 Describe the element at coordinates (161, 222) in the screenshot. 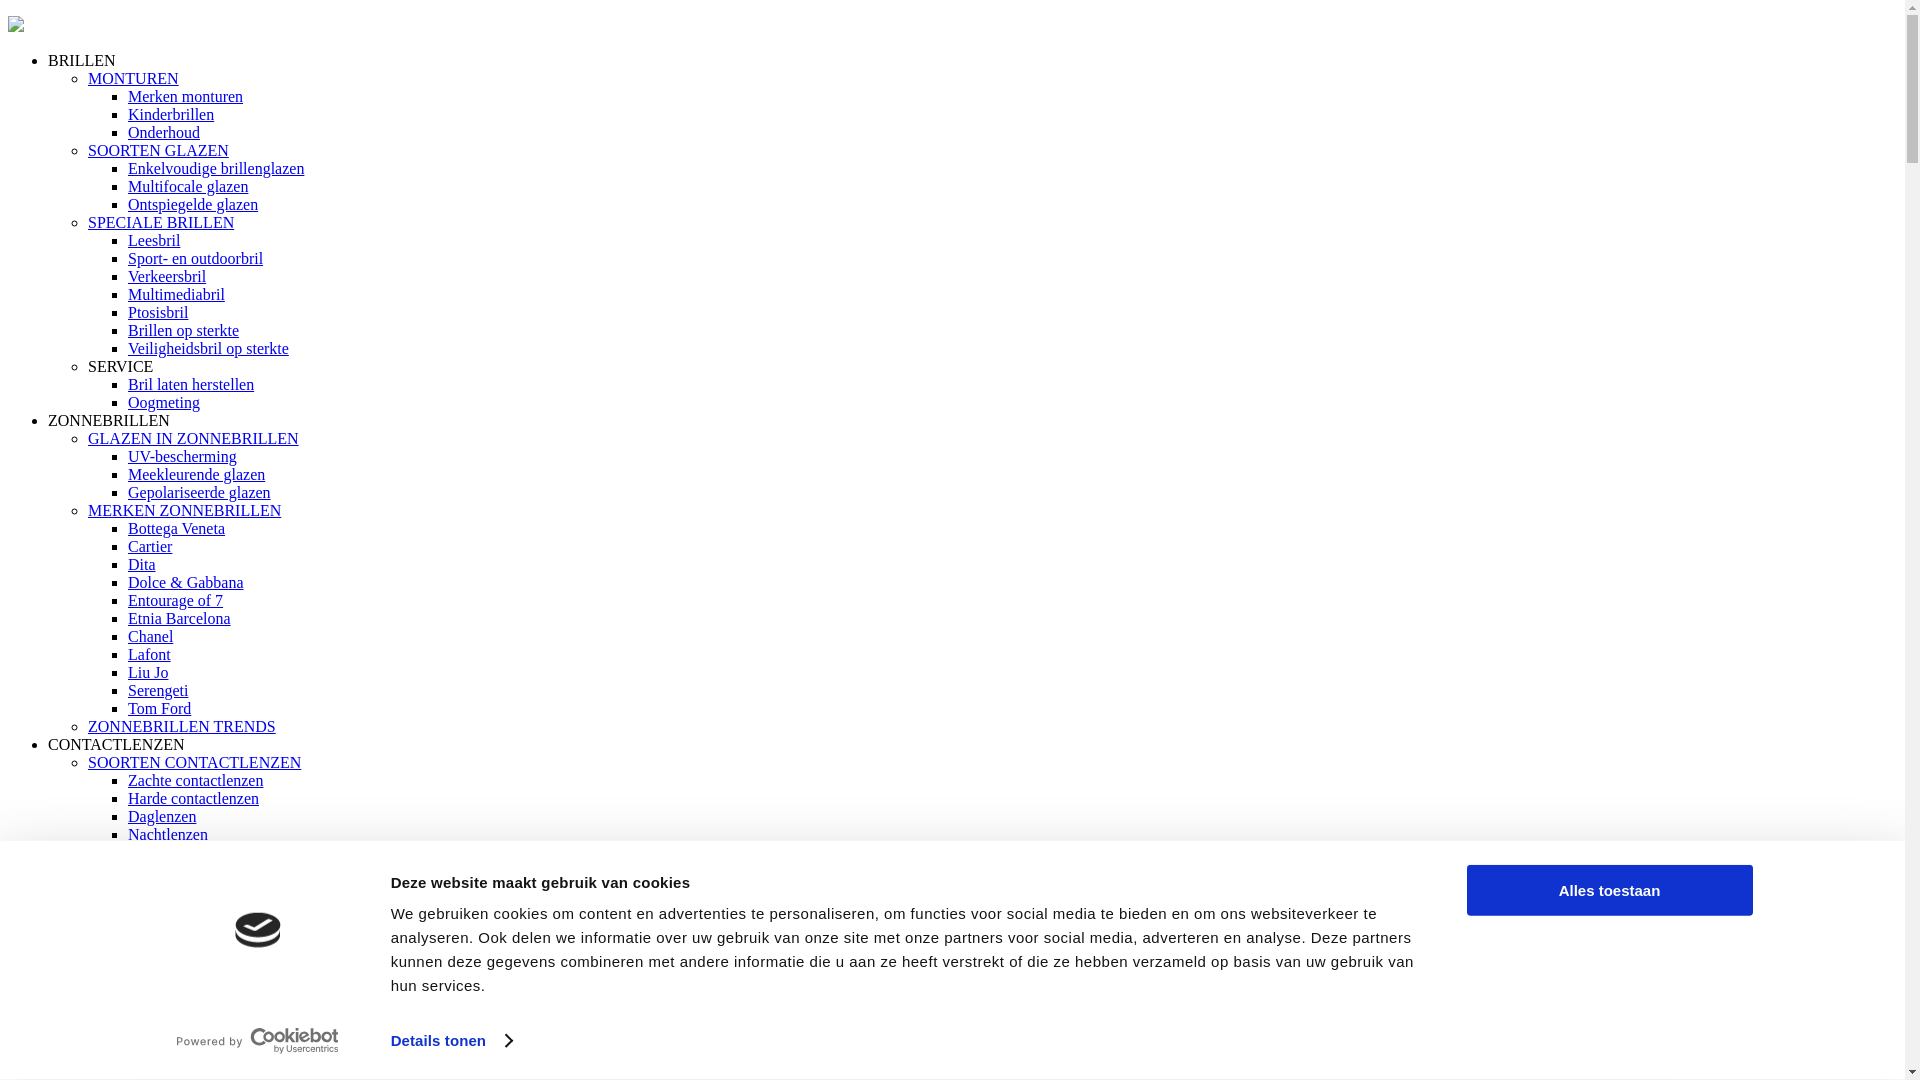

I see `'SPECIALE BRILLEN'` at that location.